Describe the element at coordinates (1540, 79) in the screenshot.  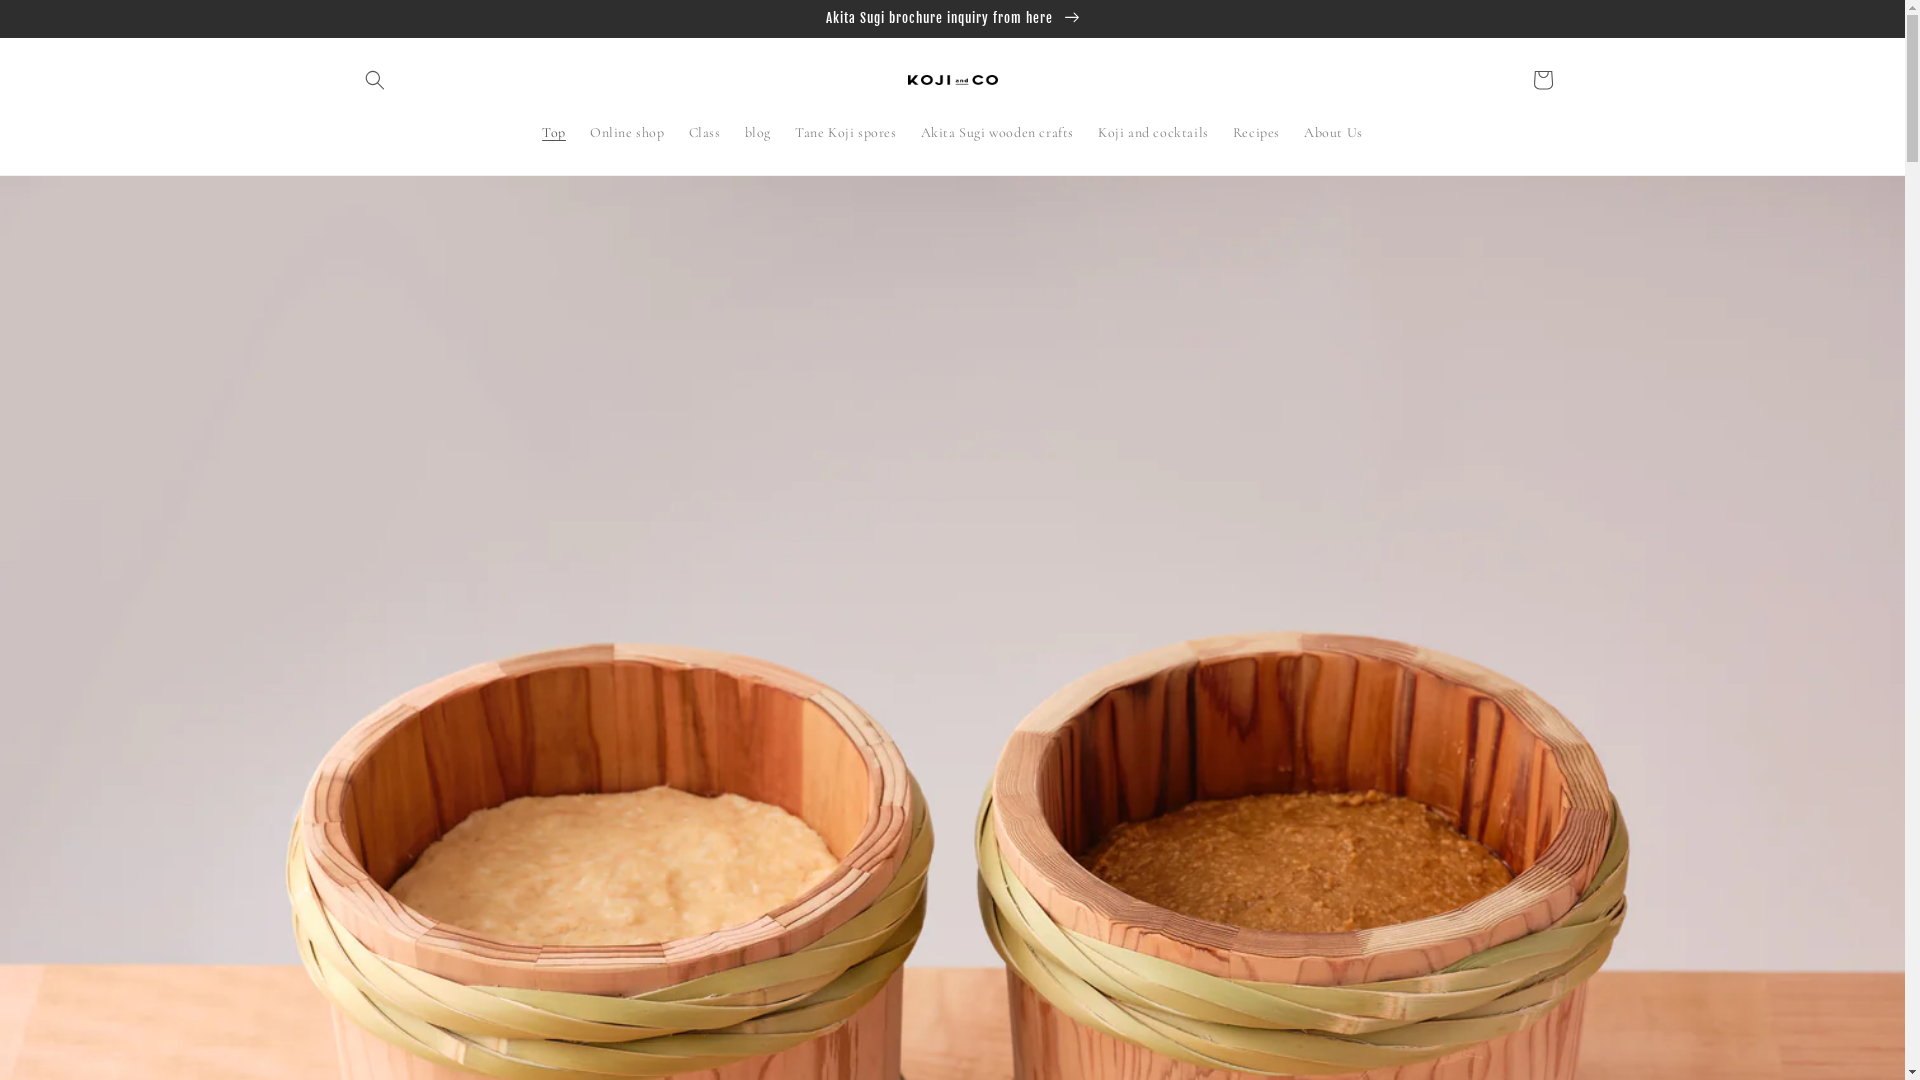
I see `'Cart'` at that location.